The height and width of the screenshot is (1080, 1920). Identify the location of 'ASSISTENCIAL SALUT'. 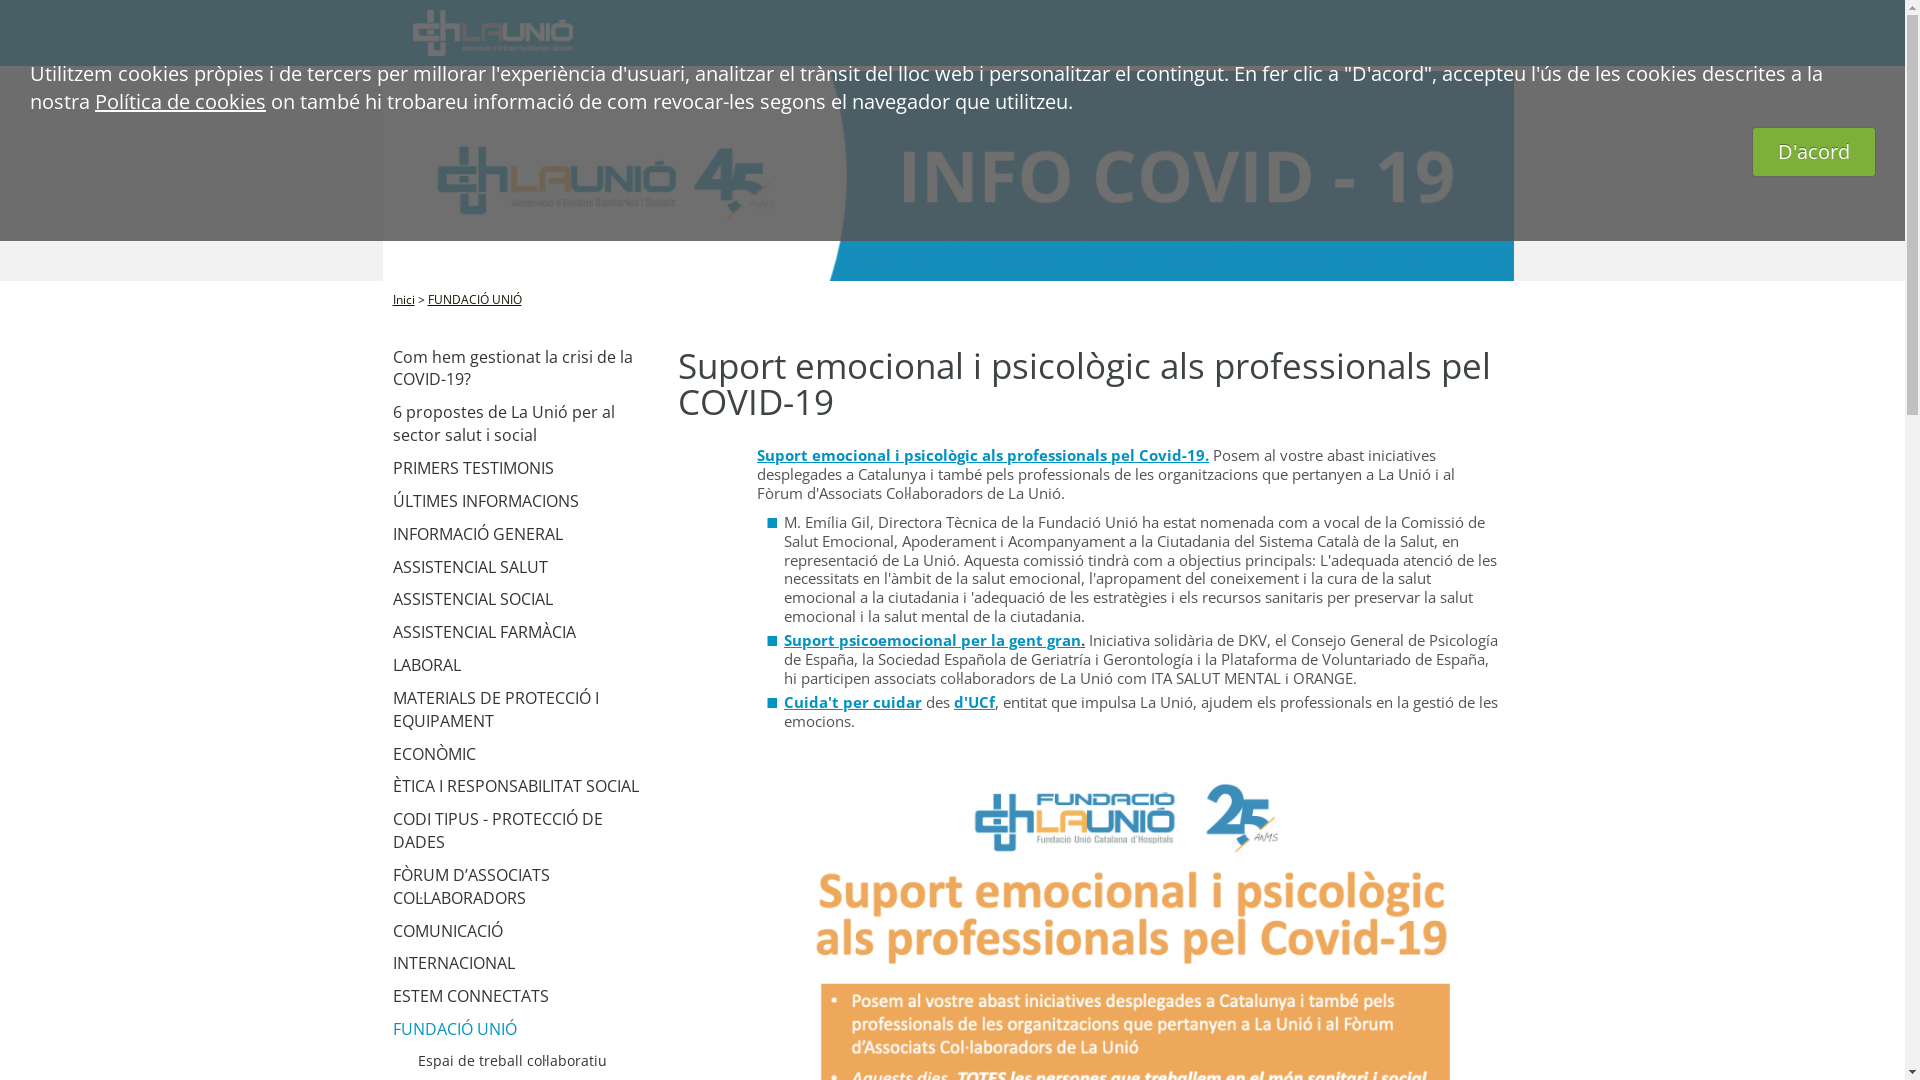
(524, 566).